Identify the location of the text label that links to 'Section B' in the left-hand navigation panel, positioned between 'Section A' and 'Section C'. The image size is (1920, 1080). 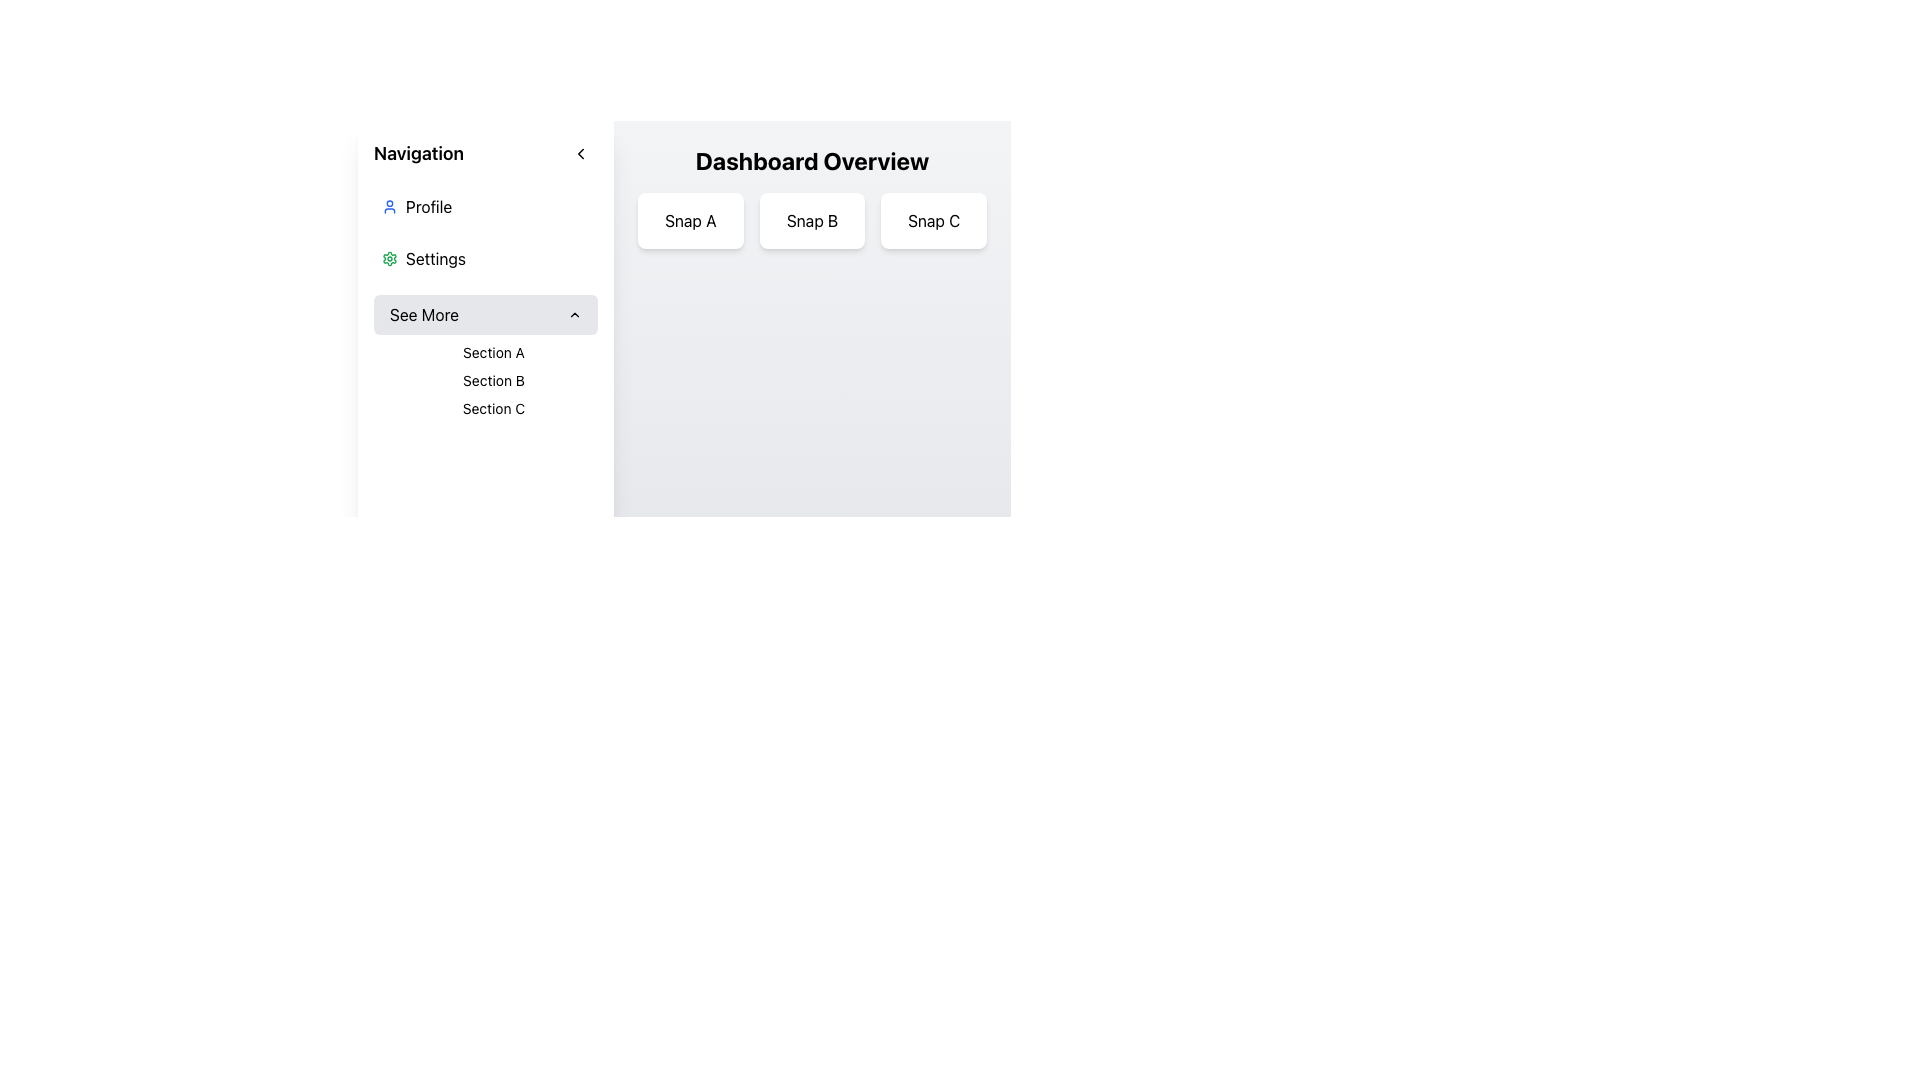
(494, 381).